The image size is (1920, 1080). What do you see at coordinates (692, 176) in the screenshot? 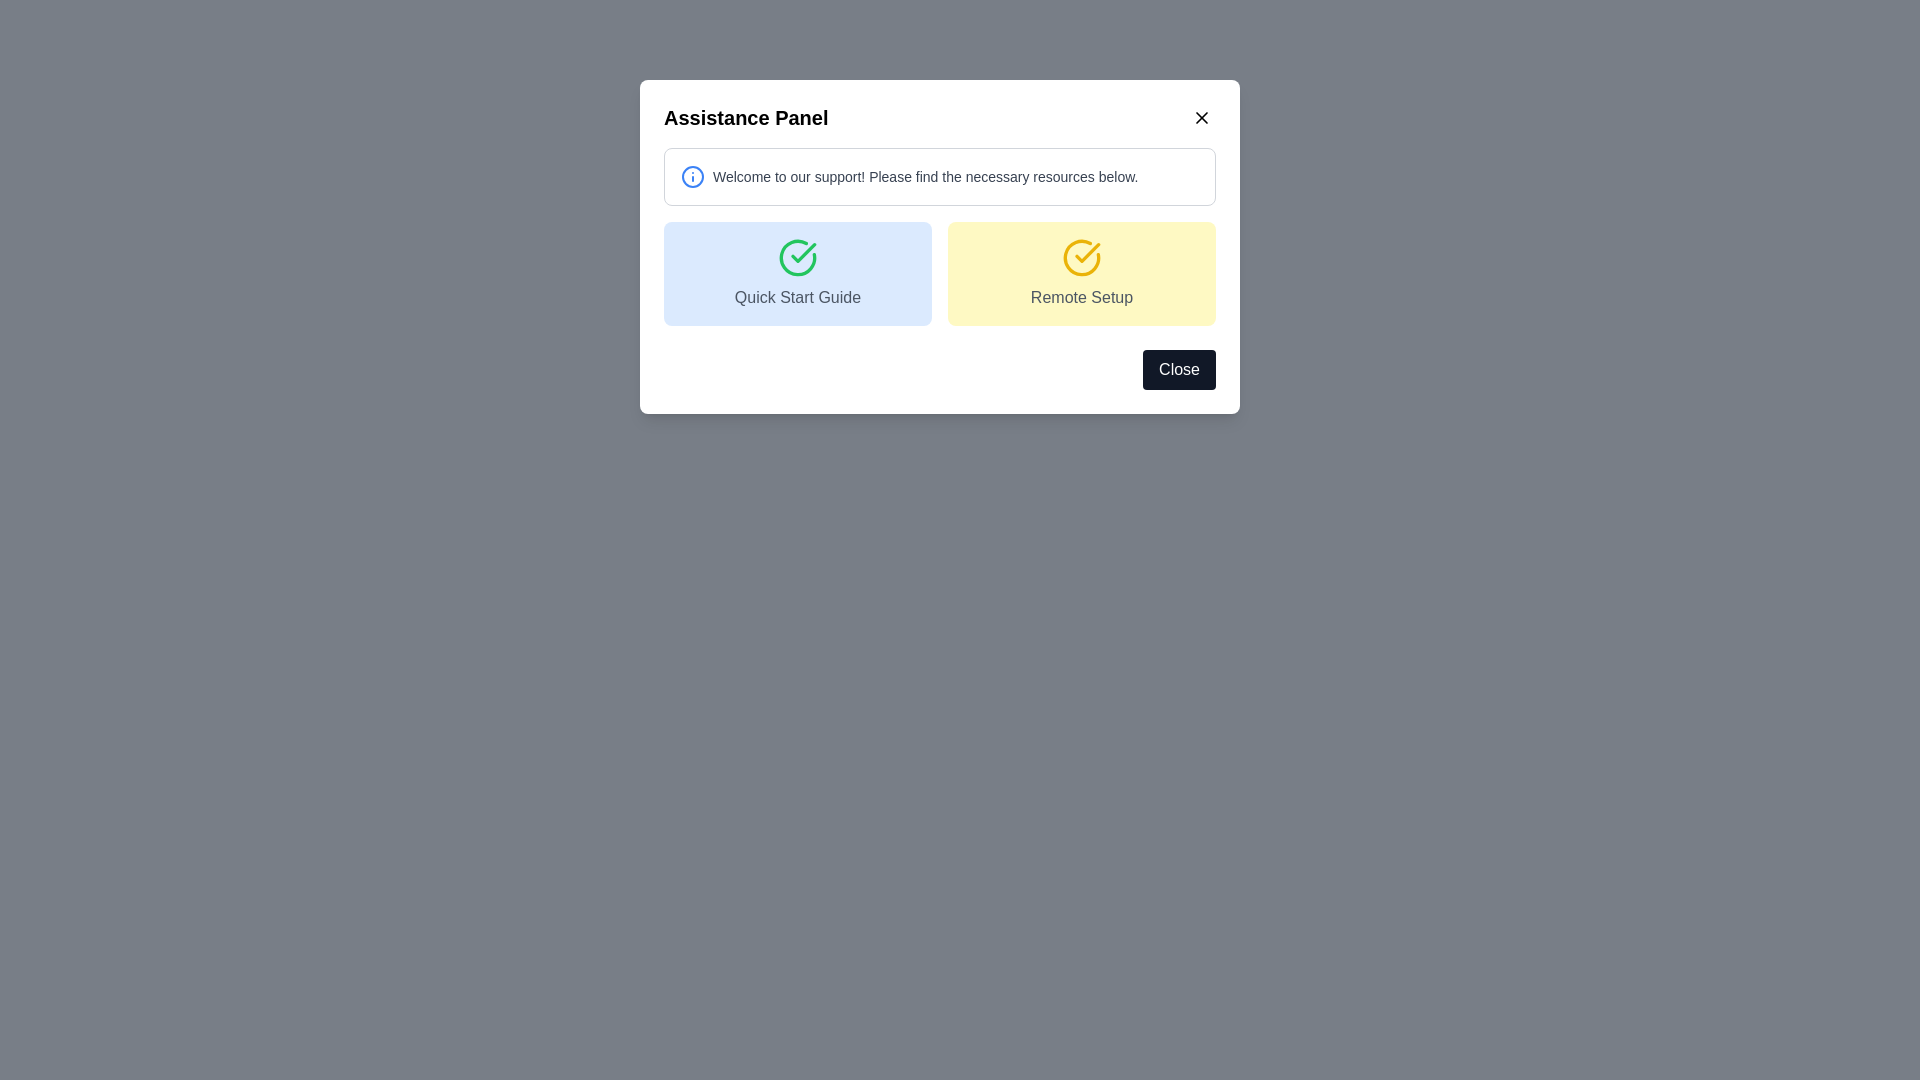
I see `informational icon located to the left of the text 'Welcome to our support! Please find the necessary resources below.' in the Assistance Panel by clicking on it` at bounding box center [692, 176].